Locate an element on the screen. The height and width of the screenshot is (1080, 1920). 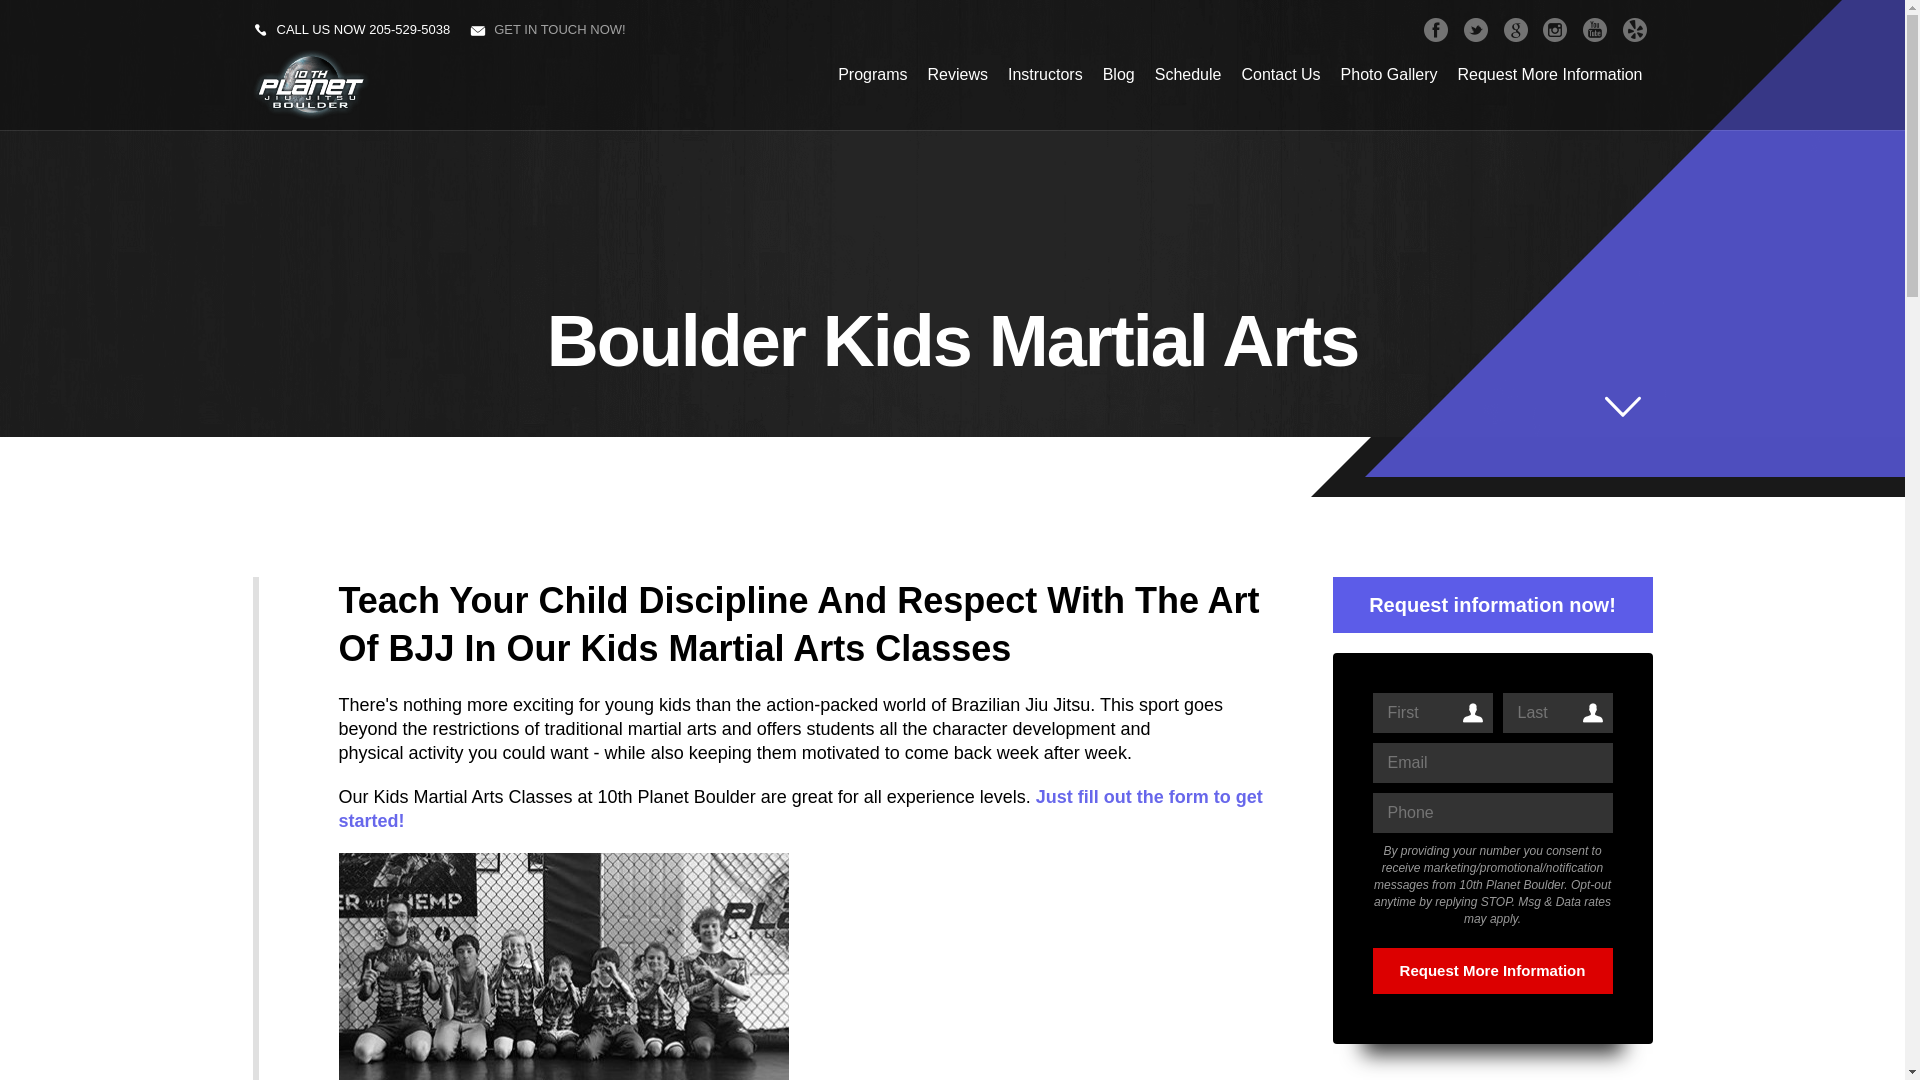
'TWITTER' is located at coordinates (1476, 30).